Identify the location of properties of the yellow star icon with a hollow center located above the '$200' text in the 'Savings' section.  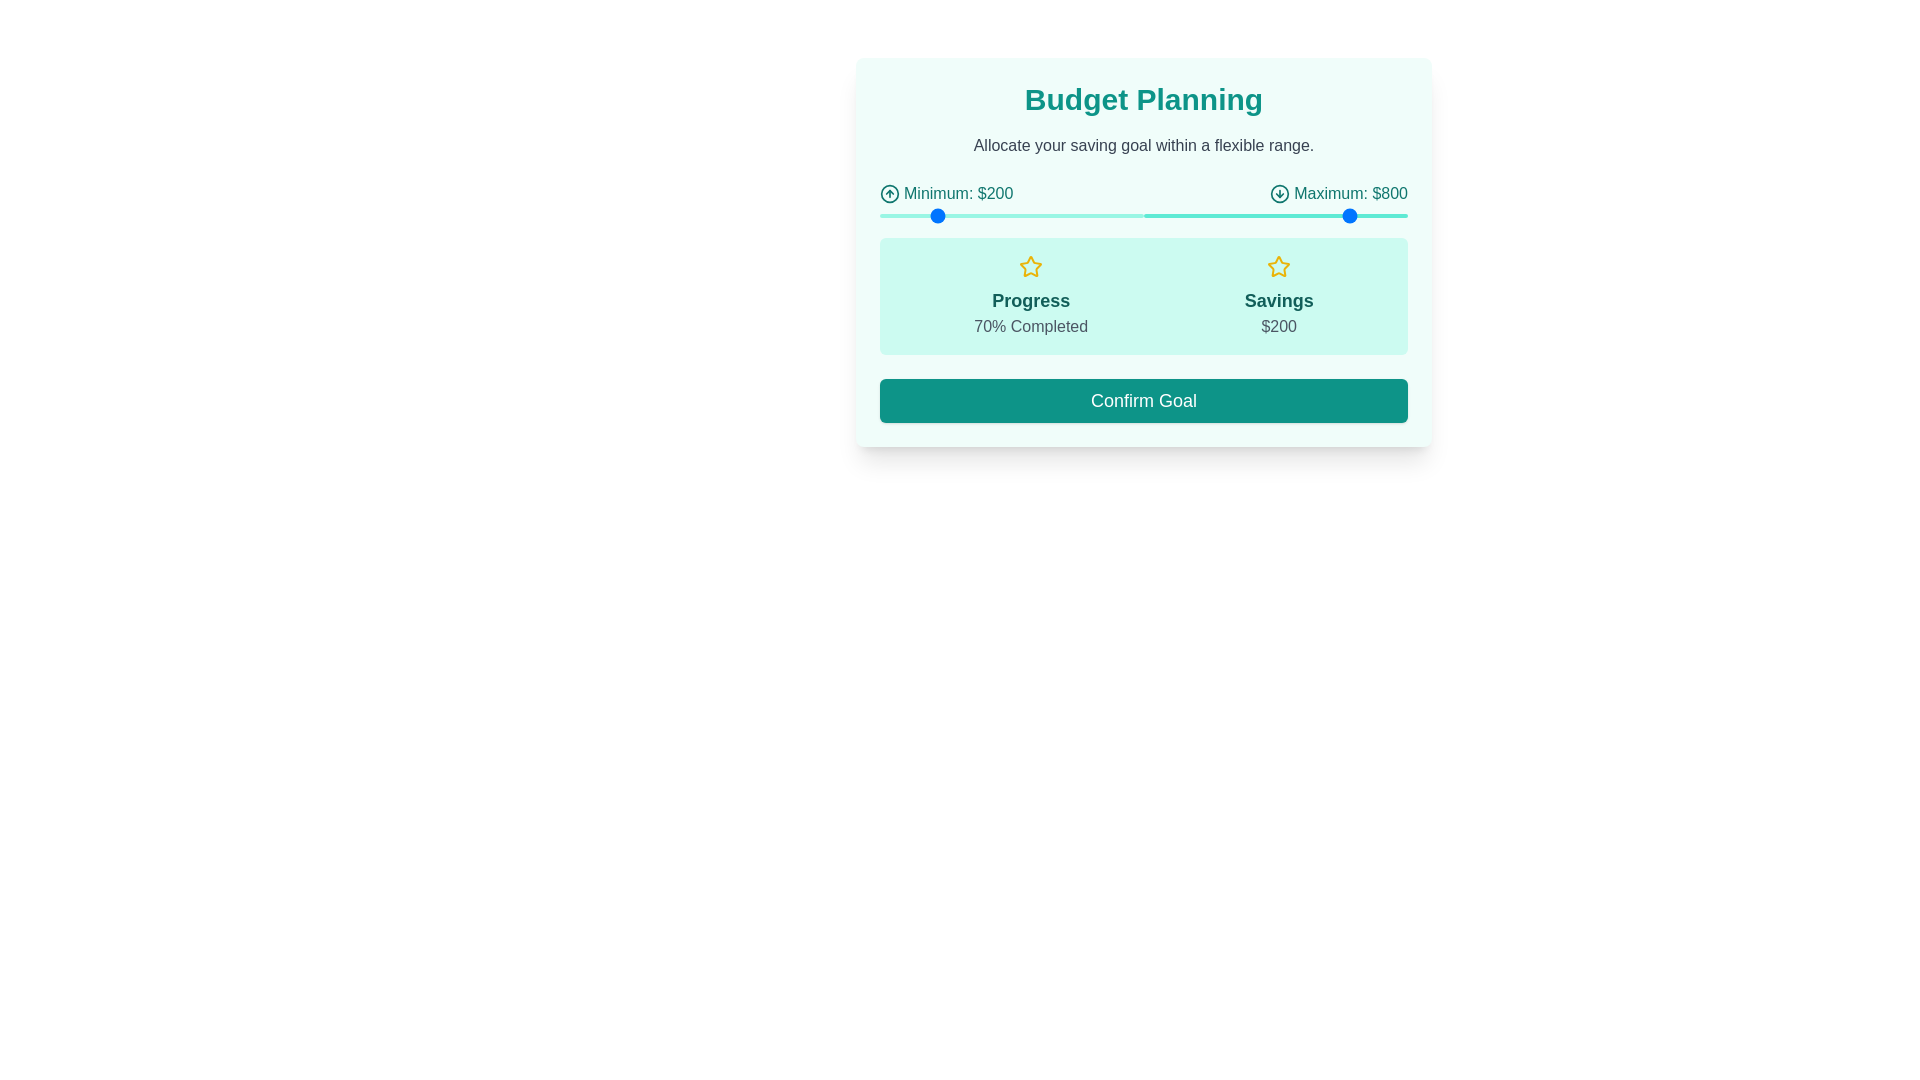
(1278, 265).